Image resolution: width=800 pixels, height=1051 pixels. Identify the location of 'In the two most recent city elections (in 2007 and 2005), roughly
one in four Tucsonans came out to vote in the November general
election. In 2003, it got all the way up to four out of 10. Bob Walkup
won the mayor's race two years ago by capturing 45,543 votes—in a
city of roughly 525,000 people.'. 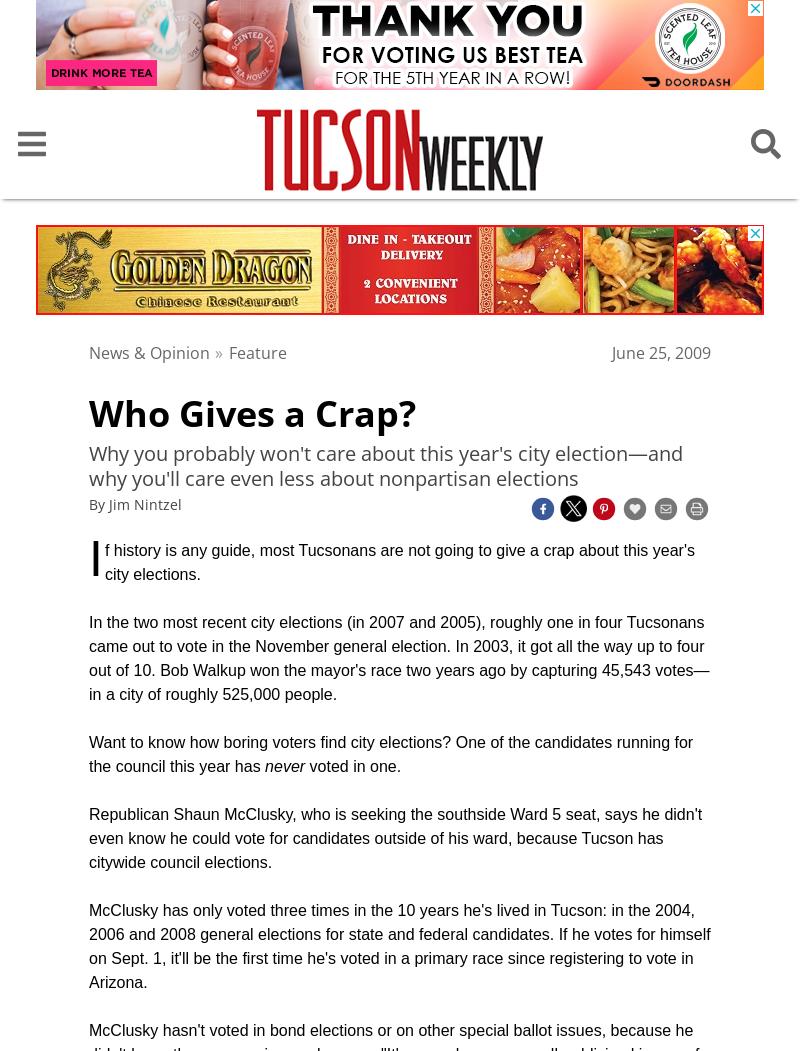
(397, 658).